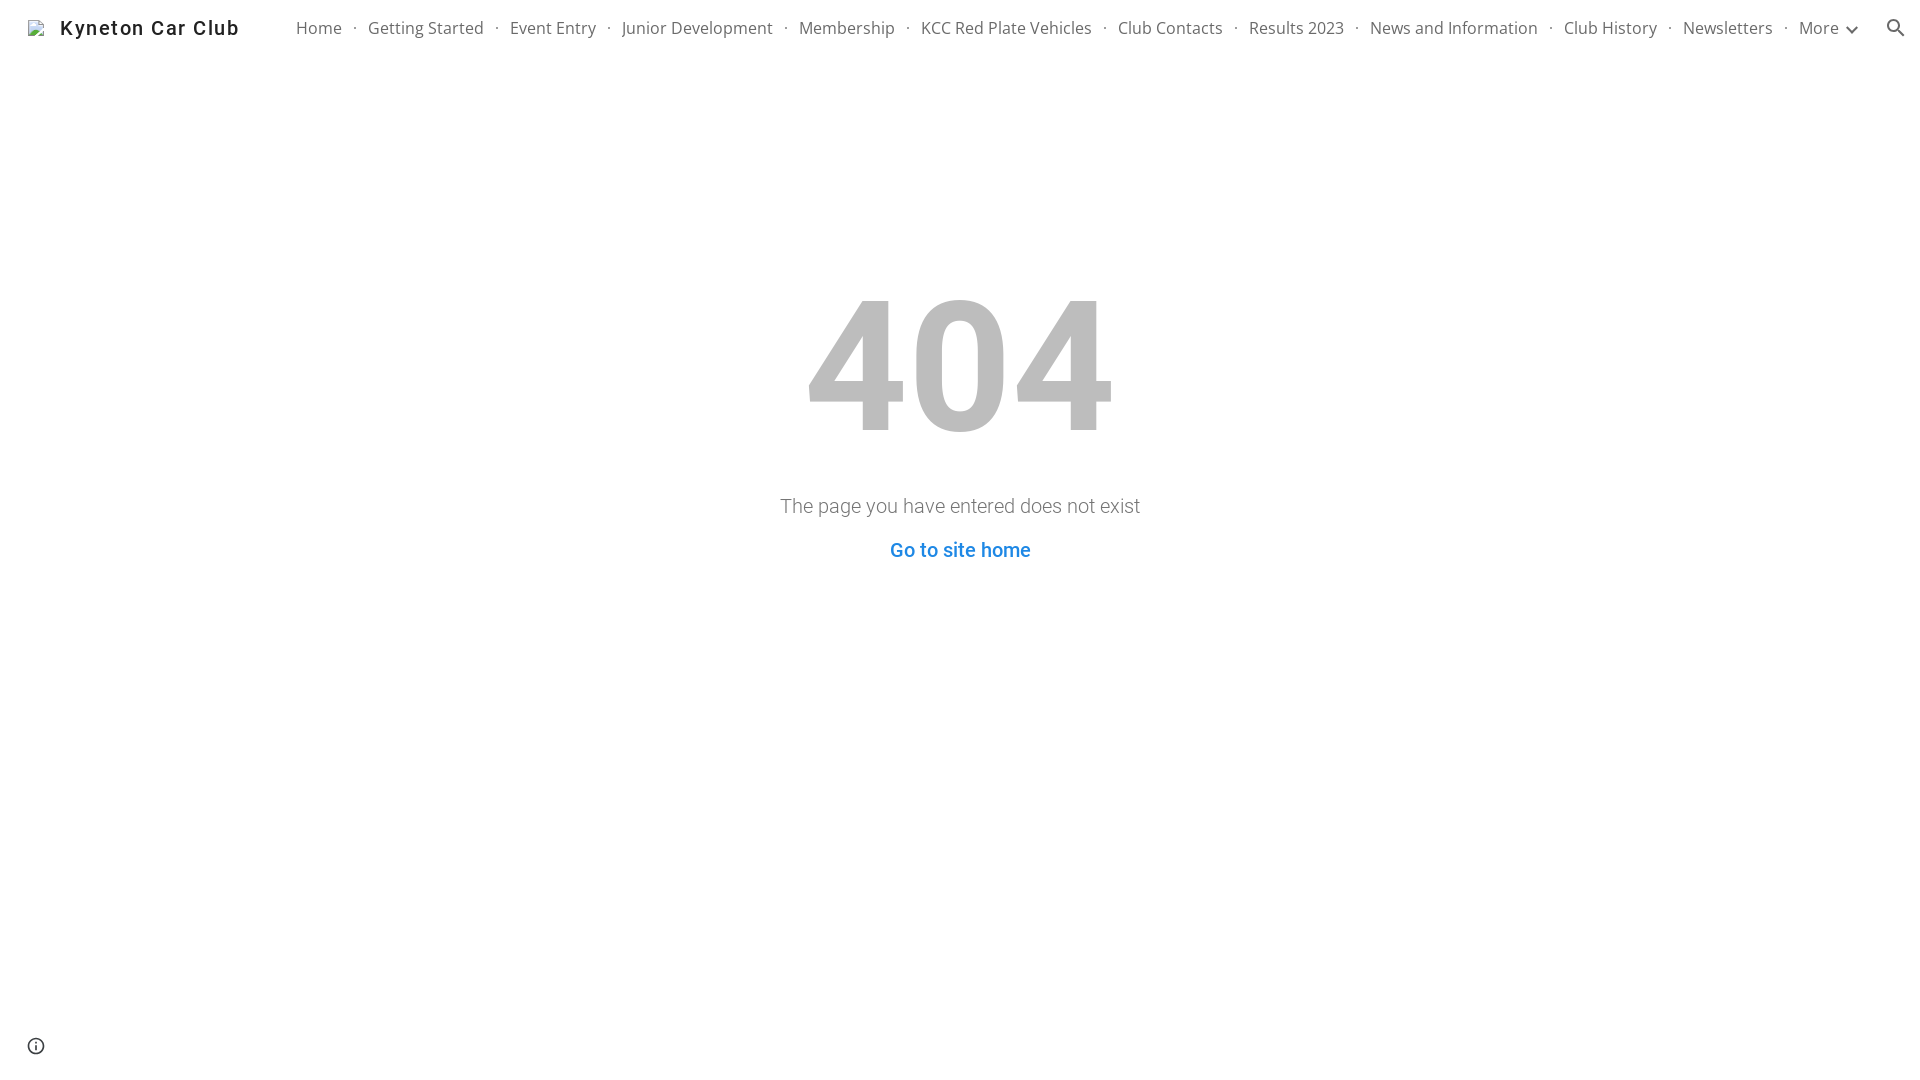 The height and width of the screenshot is (1080, 1920). Describe the element at coordinates (1170, 27) in the screenshot. I see `'Club Contacts'` at that location.